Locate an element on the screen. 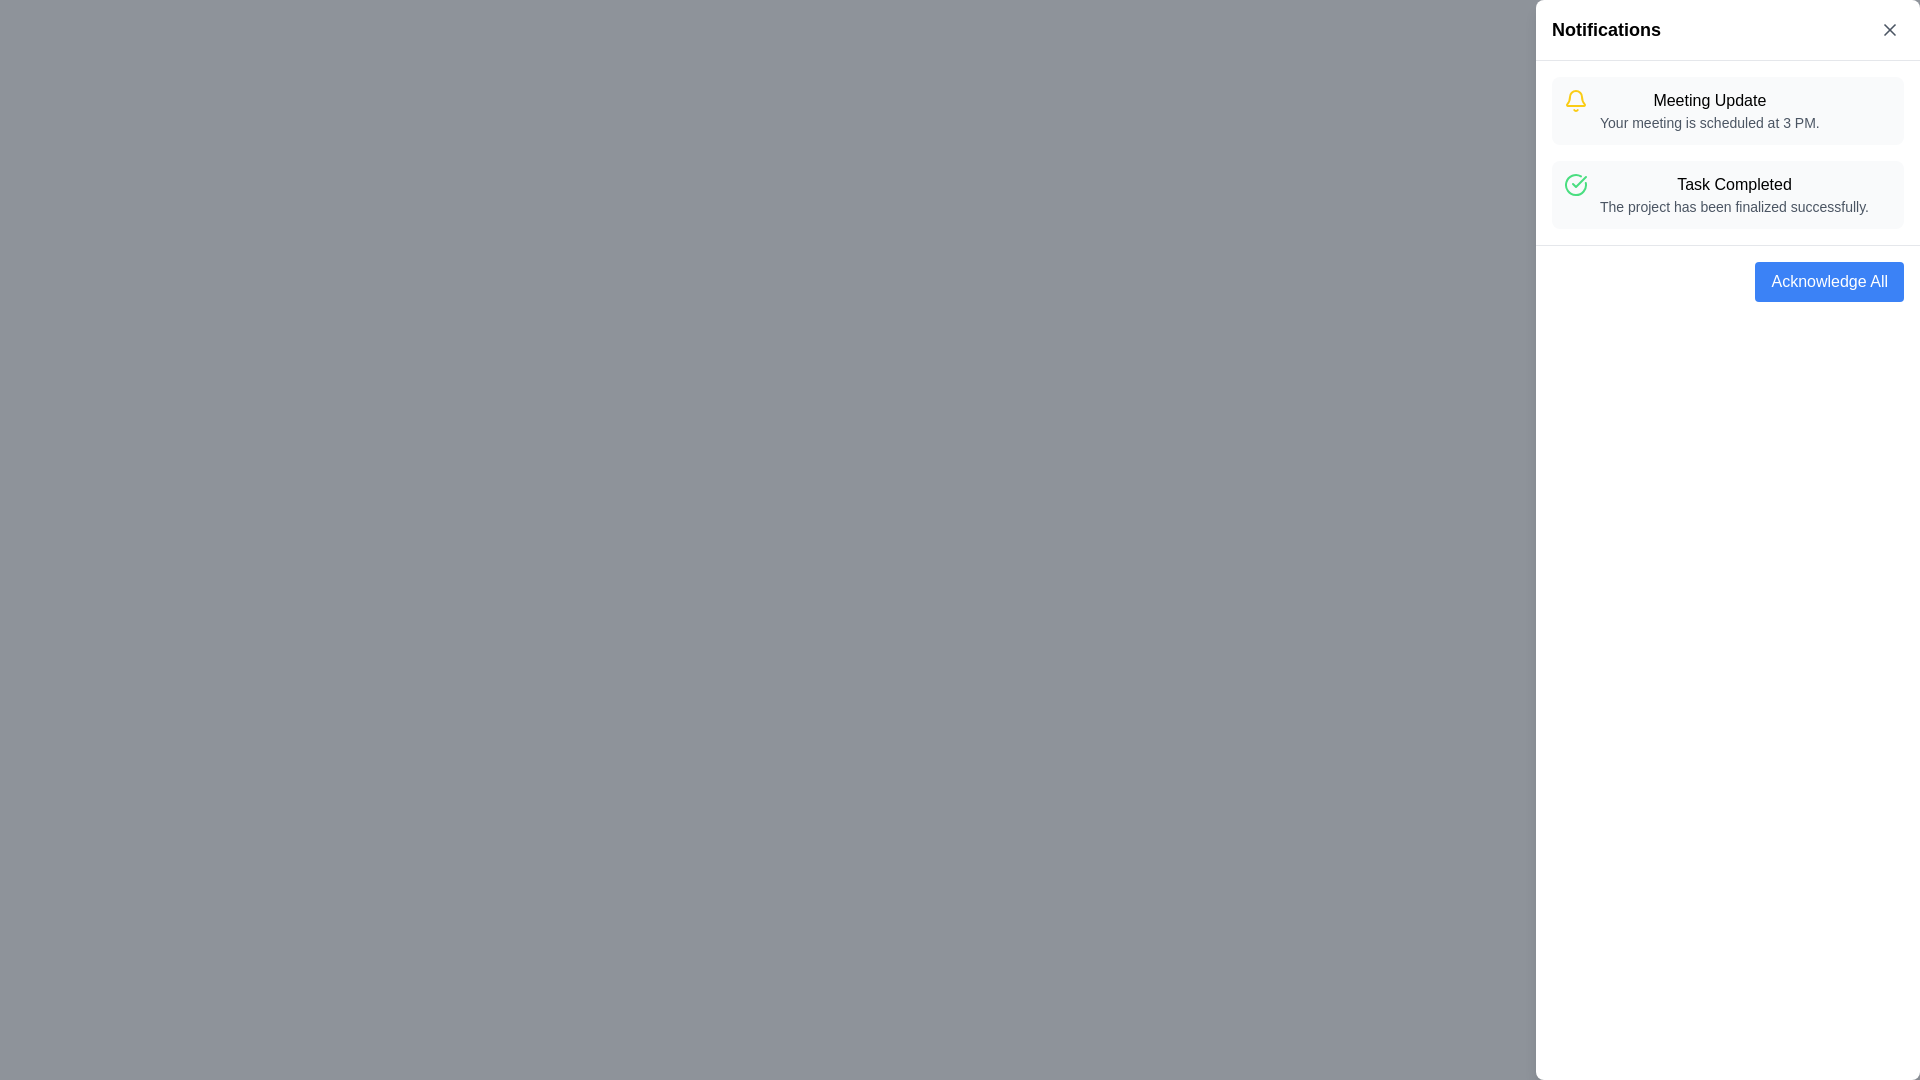 This screenshot has height=1080, width=1920. the small circular button with an 'x' icon located at the top-right of the notification panel is located at coordinates (1889, 30).